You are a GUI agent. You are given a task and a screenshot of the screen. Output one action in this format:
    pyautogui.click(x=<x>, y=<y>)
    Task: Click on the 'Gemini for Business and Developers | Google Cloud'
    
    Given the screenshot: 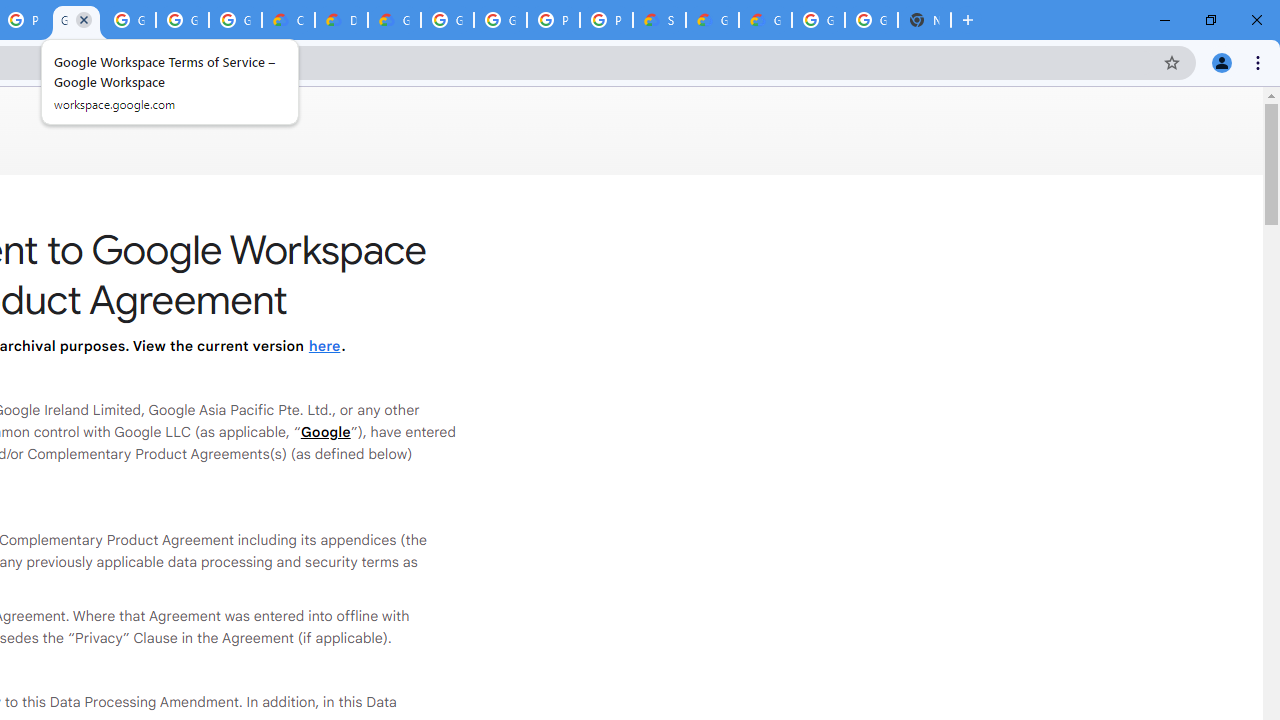 What is the action you would take?
    pyautogui.click(x=394, y=20)
    